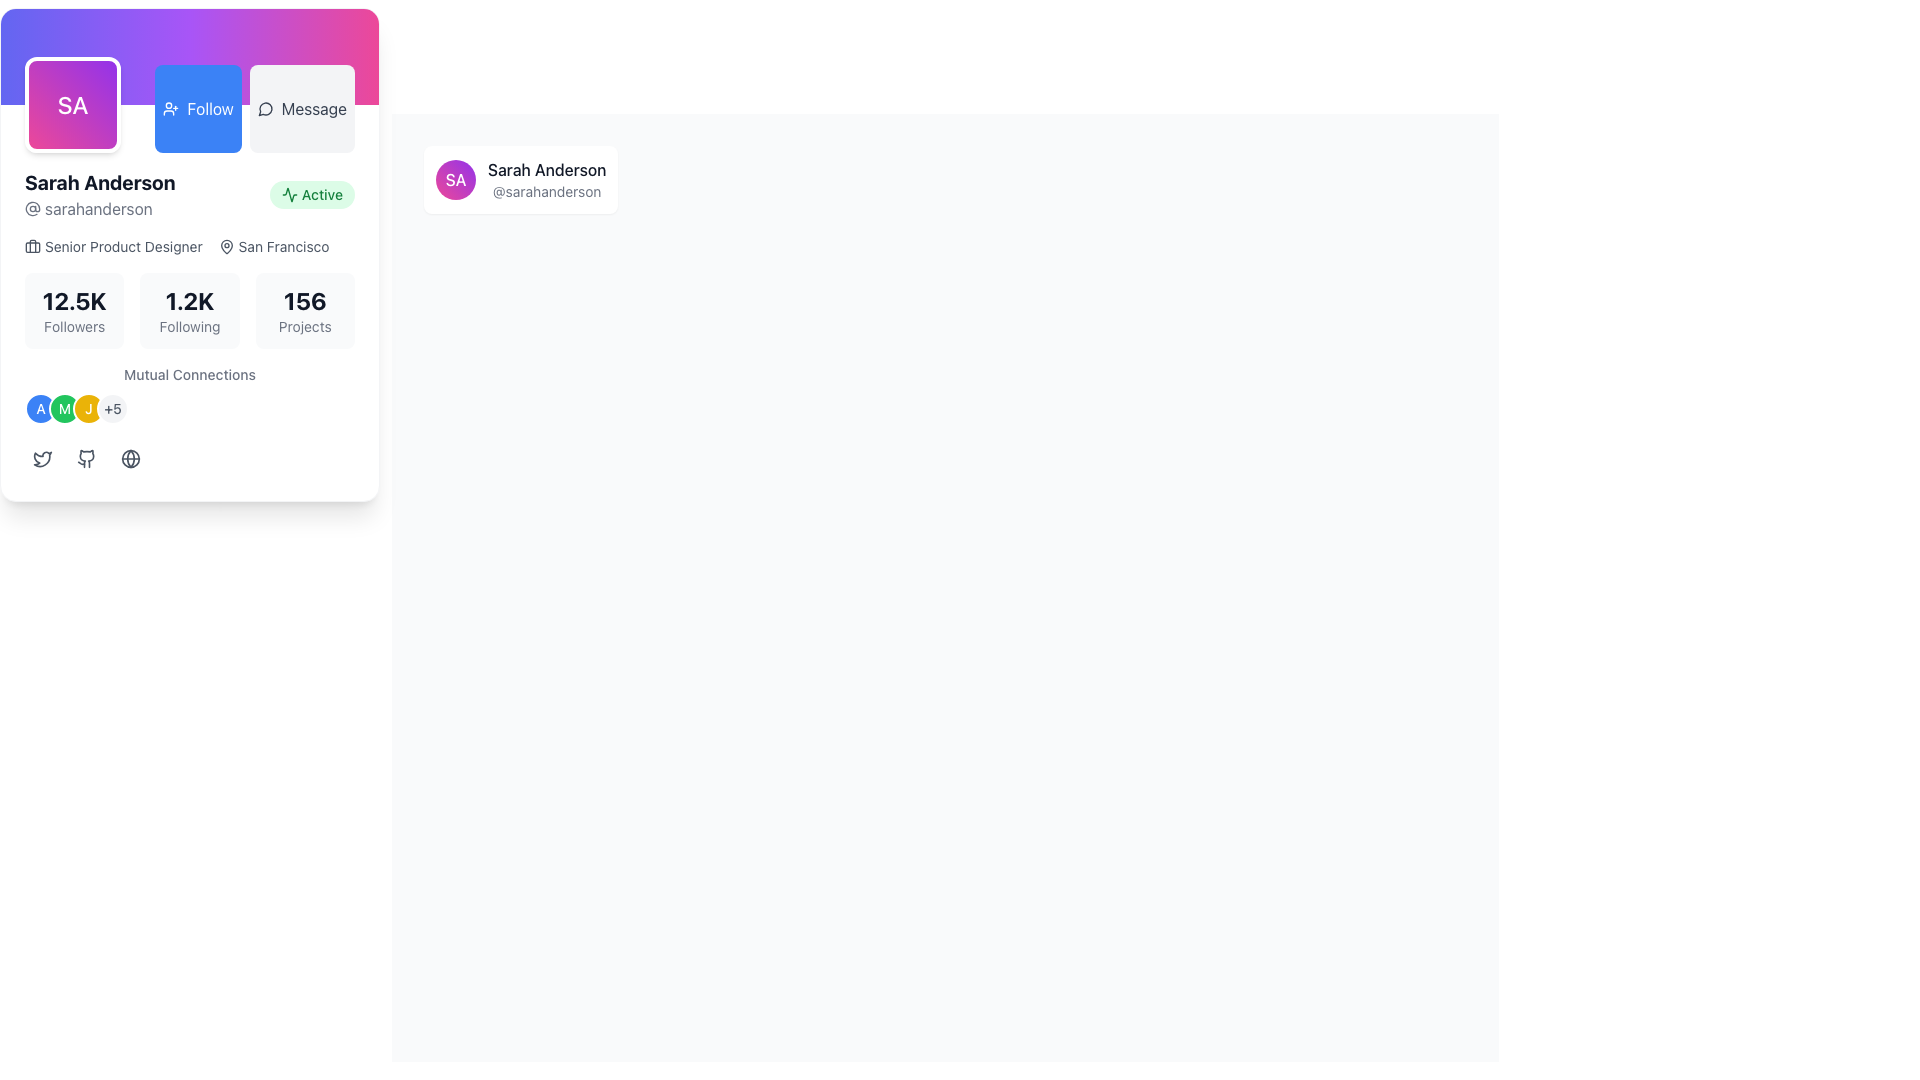 The image size is (1920, 1080). What do you see at coordinates (128, 459) in the screenshot?
I see `the interactive SVG circle graphic located in the lower-left area of the user profile details card` at bounding box center [128, 459].